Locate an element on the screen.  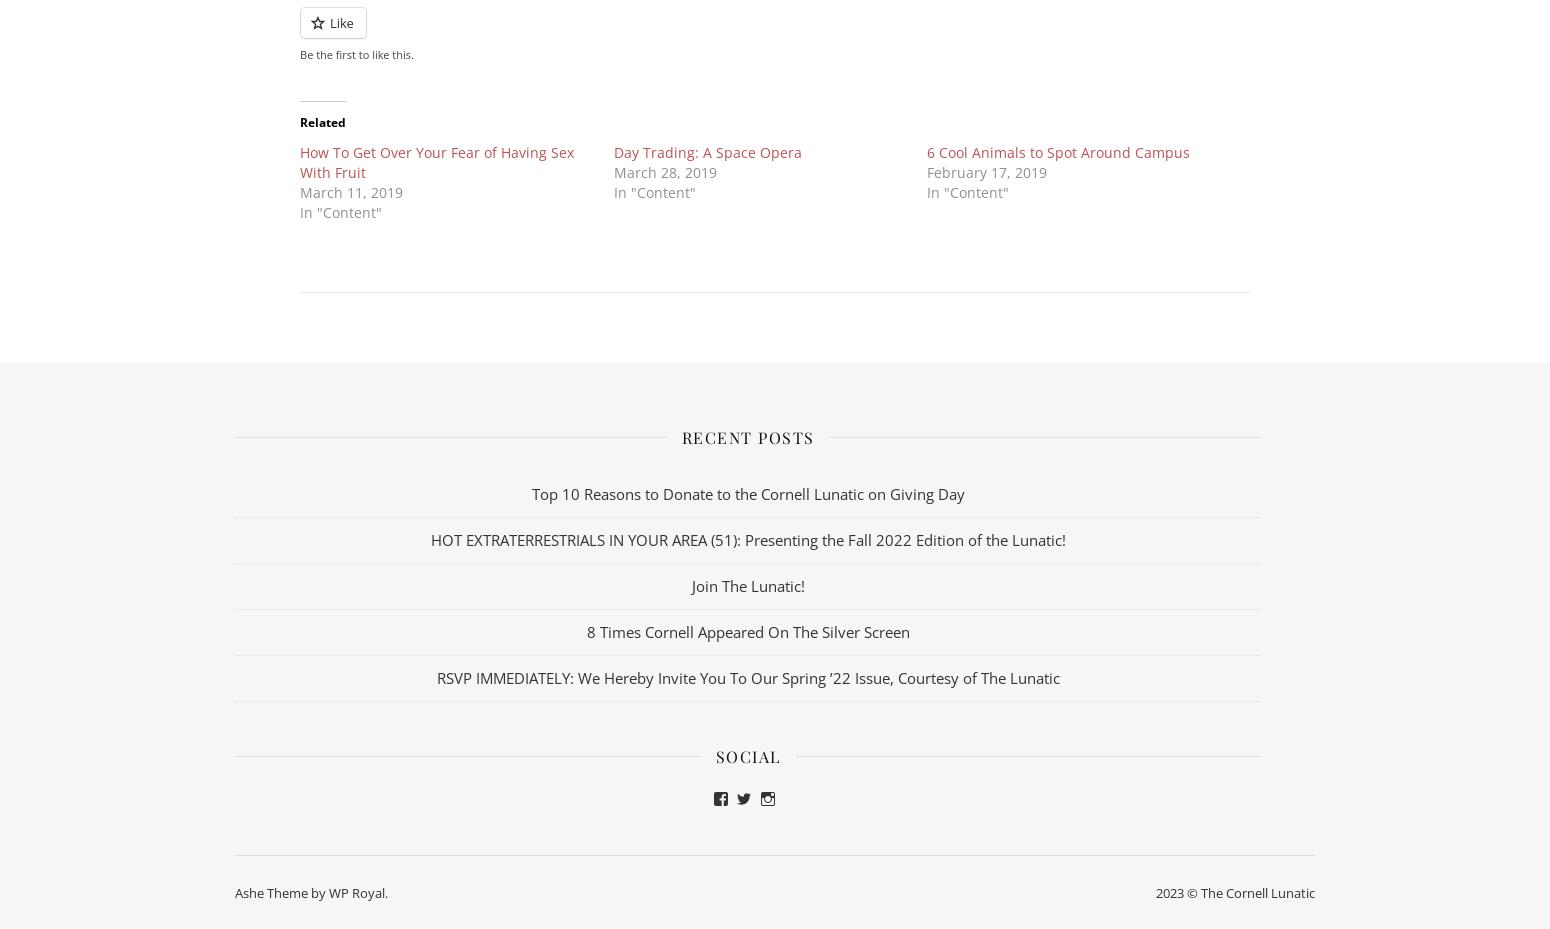
'Related' is located at coordinates (322, 121).